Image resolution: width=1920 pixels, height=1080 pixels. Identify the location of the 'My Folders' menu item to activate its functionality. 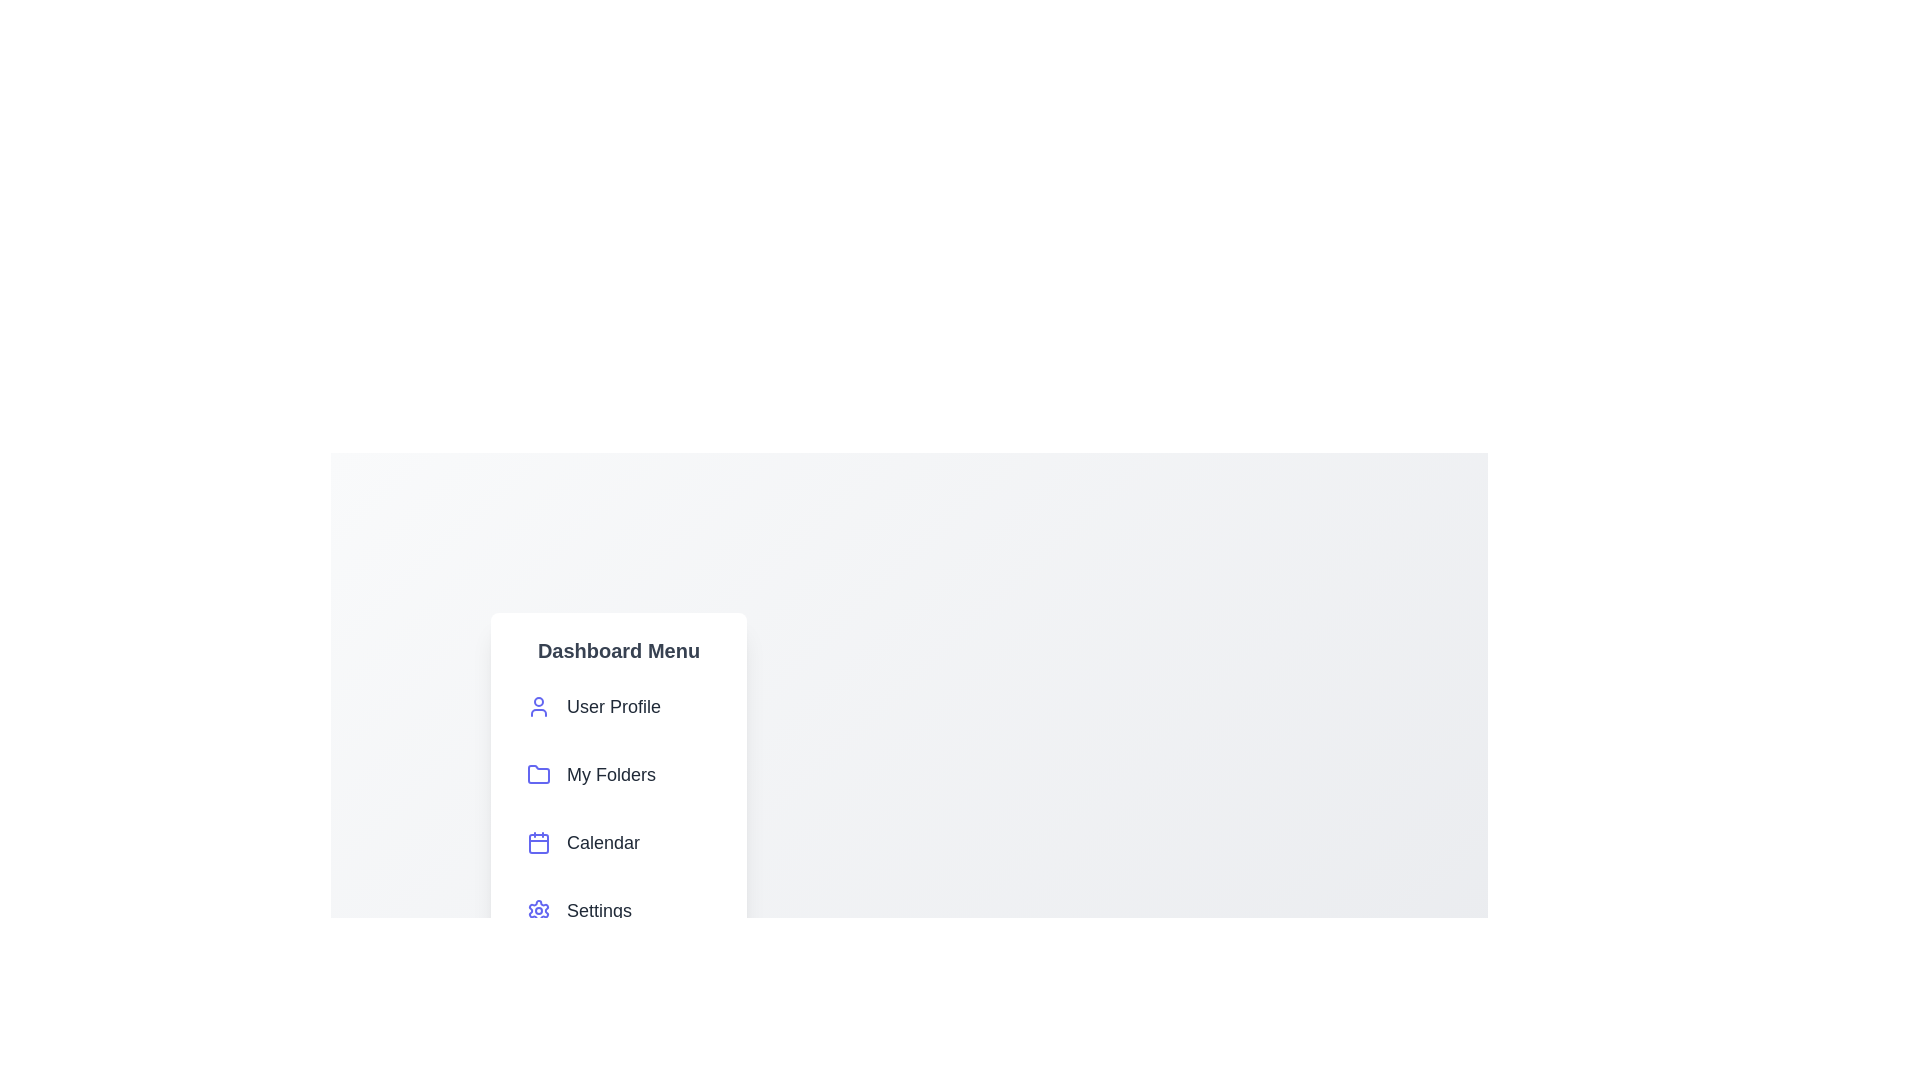
(618, 774).